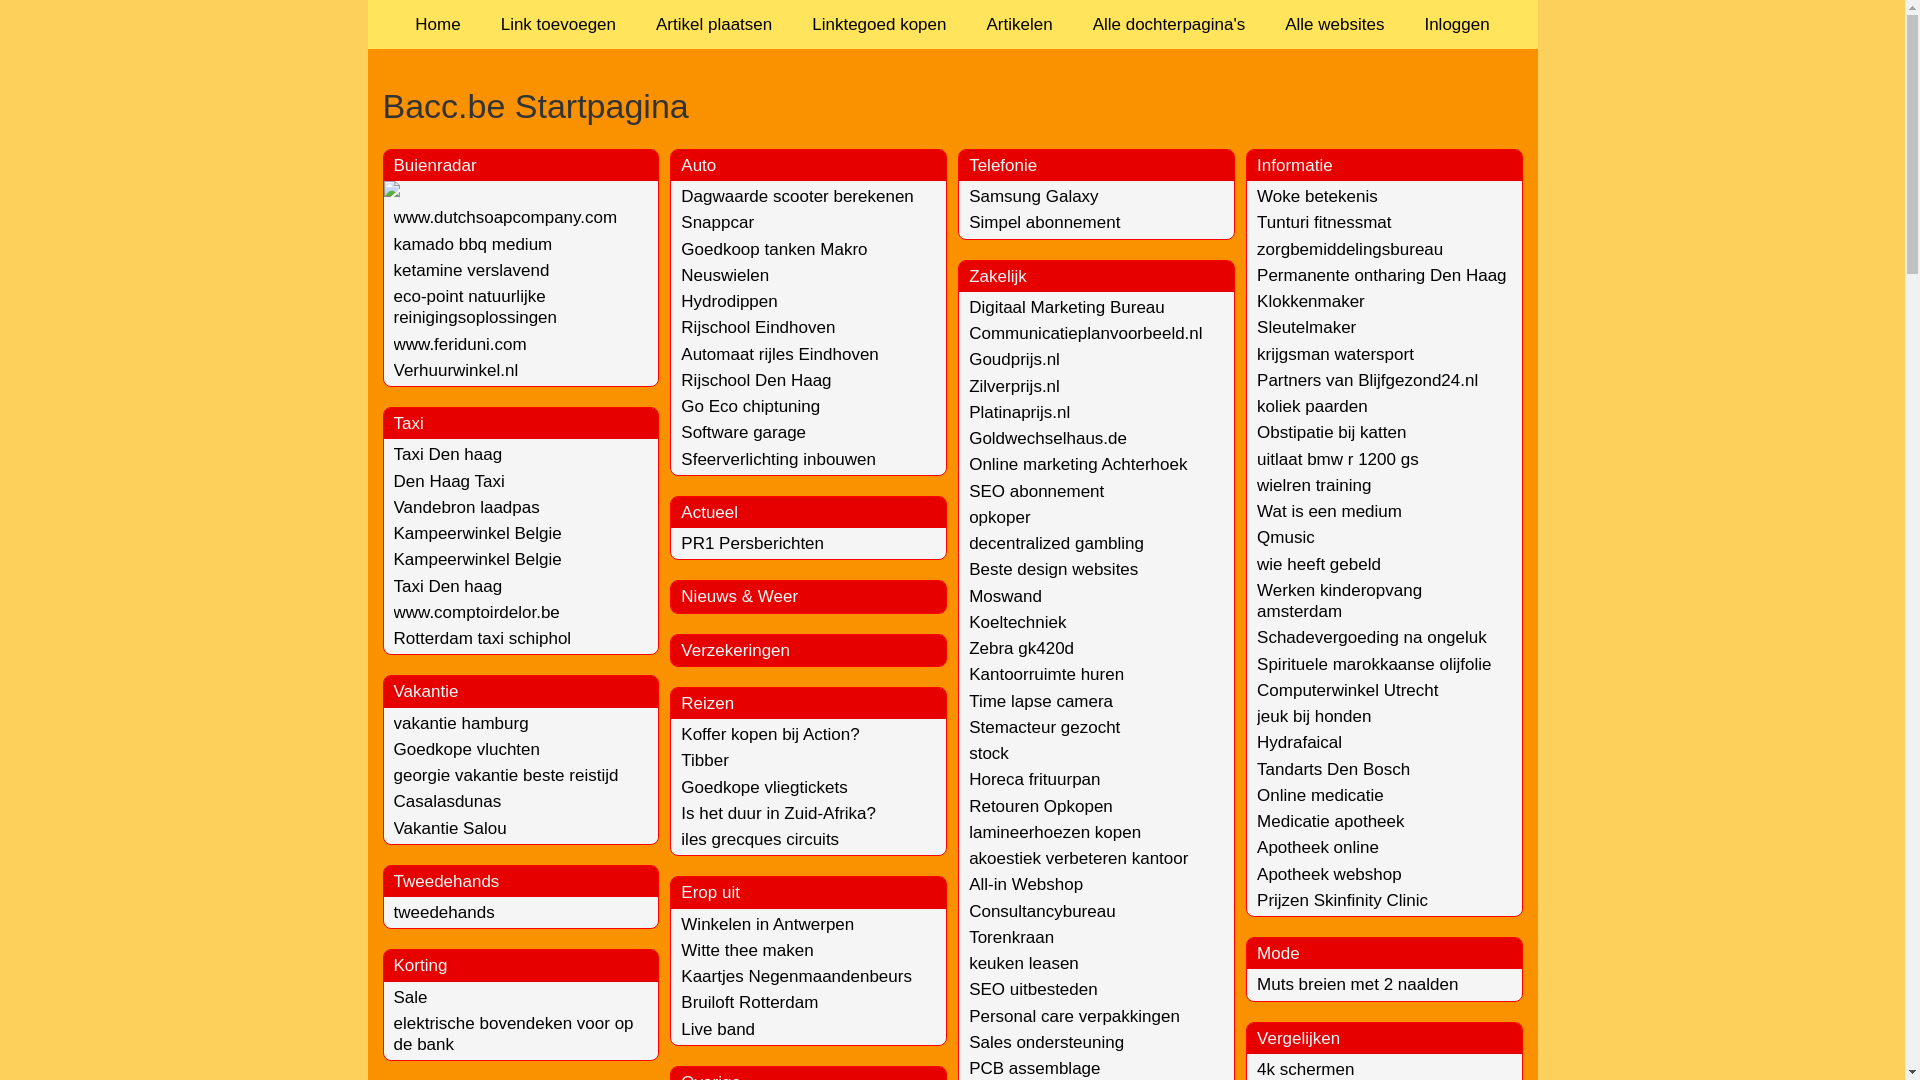 The height and width of the screenshot is (1080, 1920). Describe the element at coordinates (1073, 1016) in the screenshot. I see `'Personal care verpakkingen'` at that location.